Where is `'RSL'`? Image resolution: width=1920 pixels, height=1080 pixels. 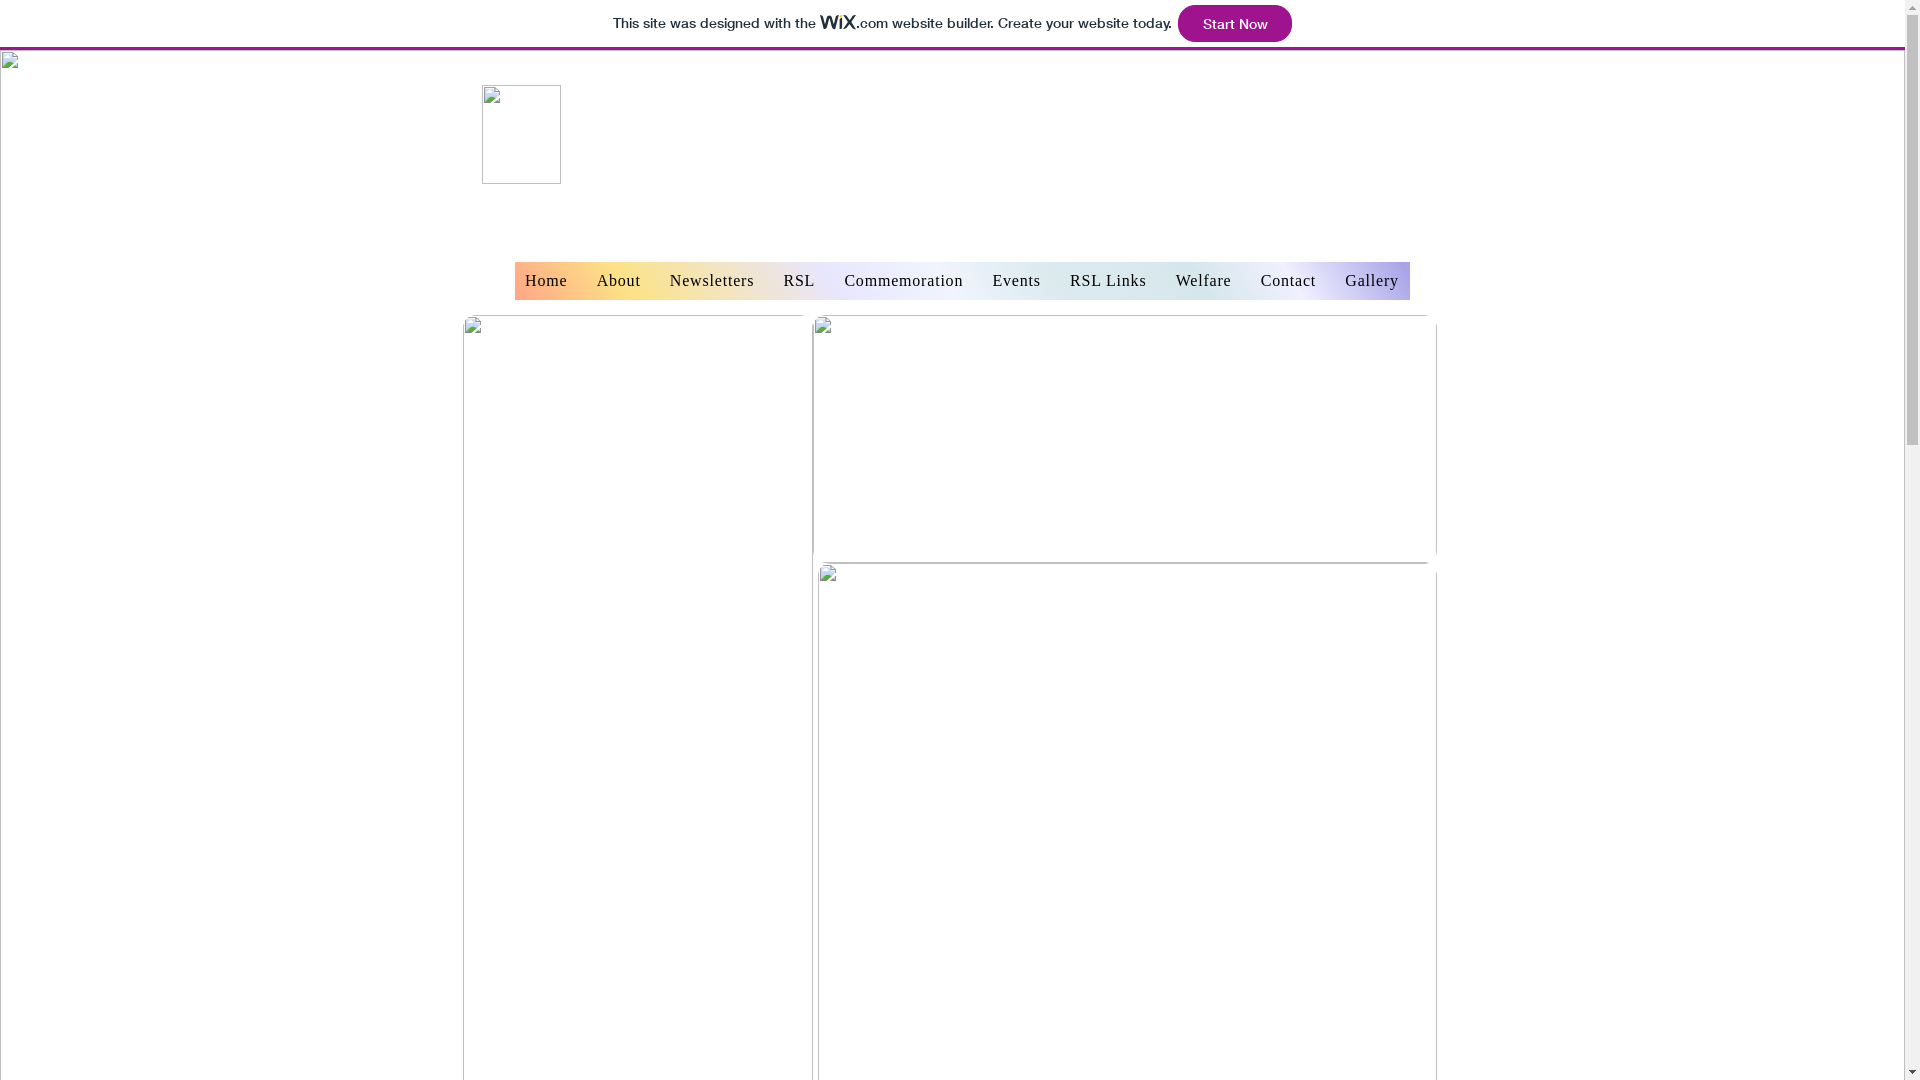
'RSL' is located at coordinates (798, 281).